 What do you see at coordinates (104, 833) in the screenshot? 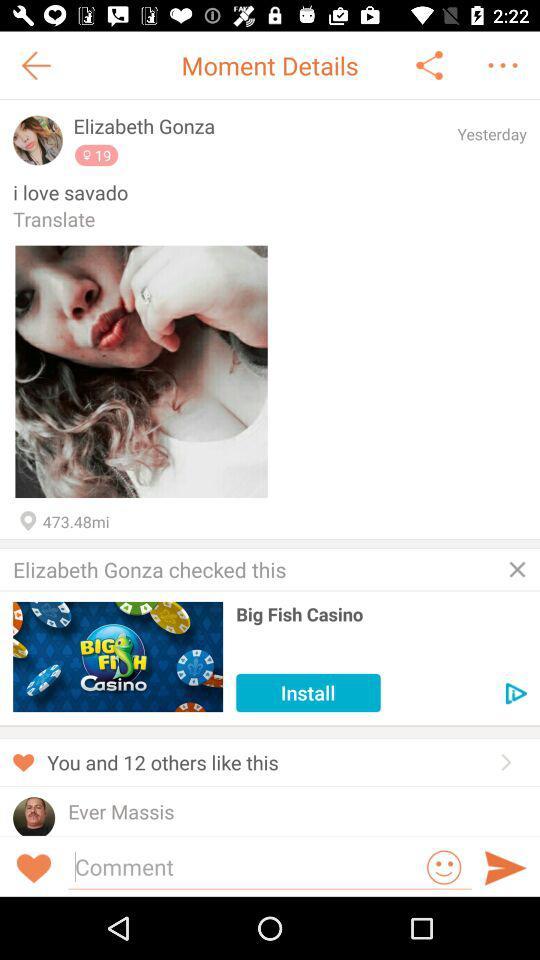
I see `quelinda icon` at bounding box center [104, 833].